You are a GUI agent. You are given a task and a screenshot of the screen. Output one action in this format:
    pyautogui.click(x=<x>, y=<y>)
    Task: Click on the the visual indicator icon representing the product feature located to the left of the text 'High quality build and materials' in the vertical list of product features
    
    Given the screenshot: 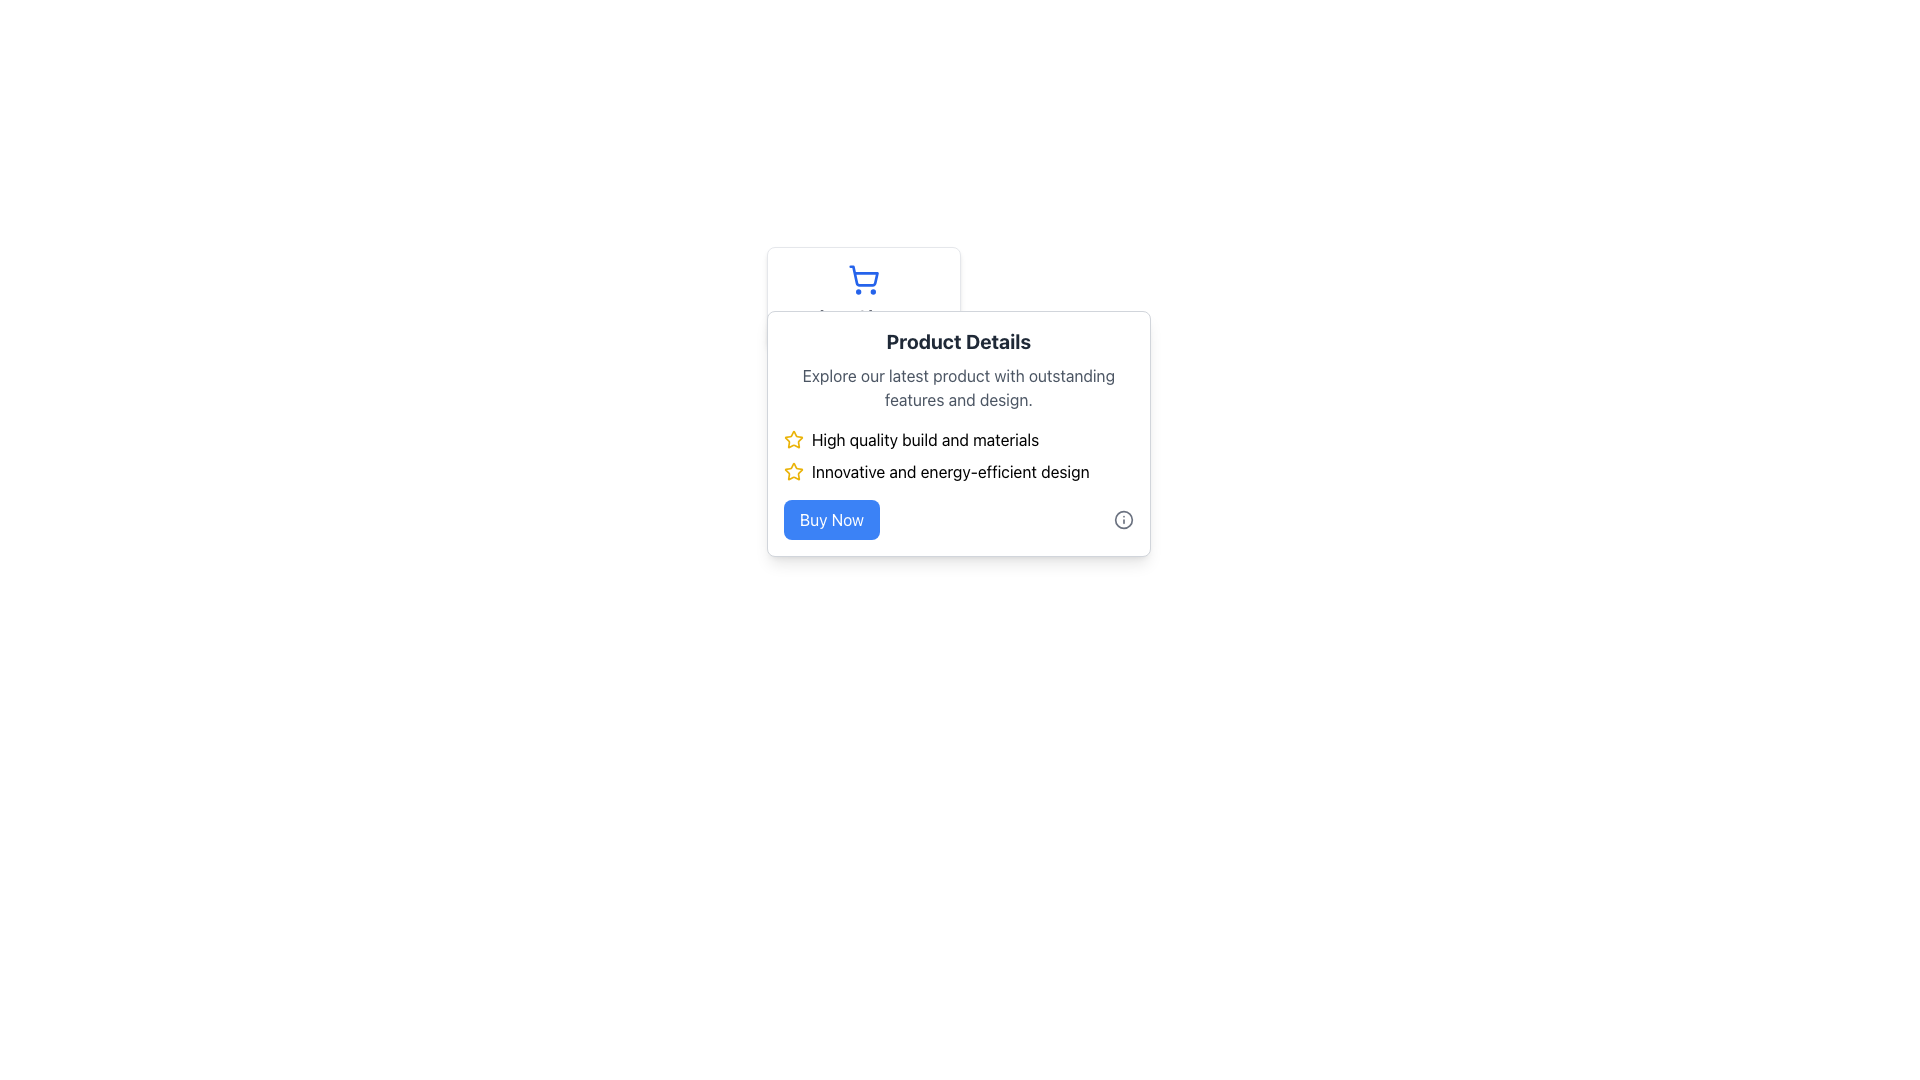 What is the action you would take?
    pyautogui.click(x=792, y=438)
    